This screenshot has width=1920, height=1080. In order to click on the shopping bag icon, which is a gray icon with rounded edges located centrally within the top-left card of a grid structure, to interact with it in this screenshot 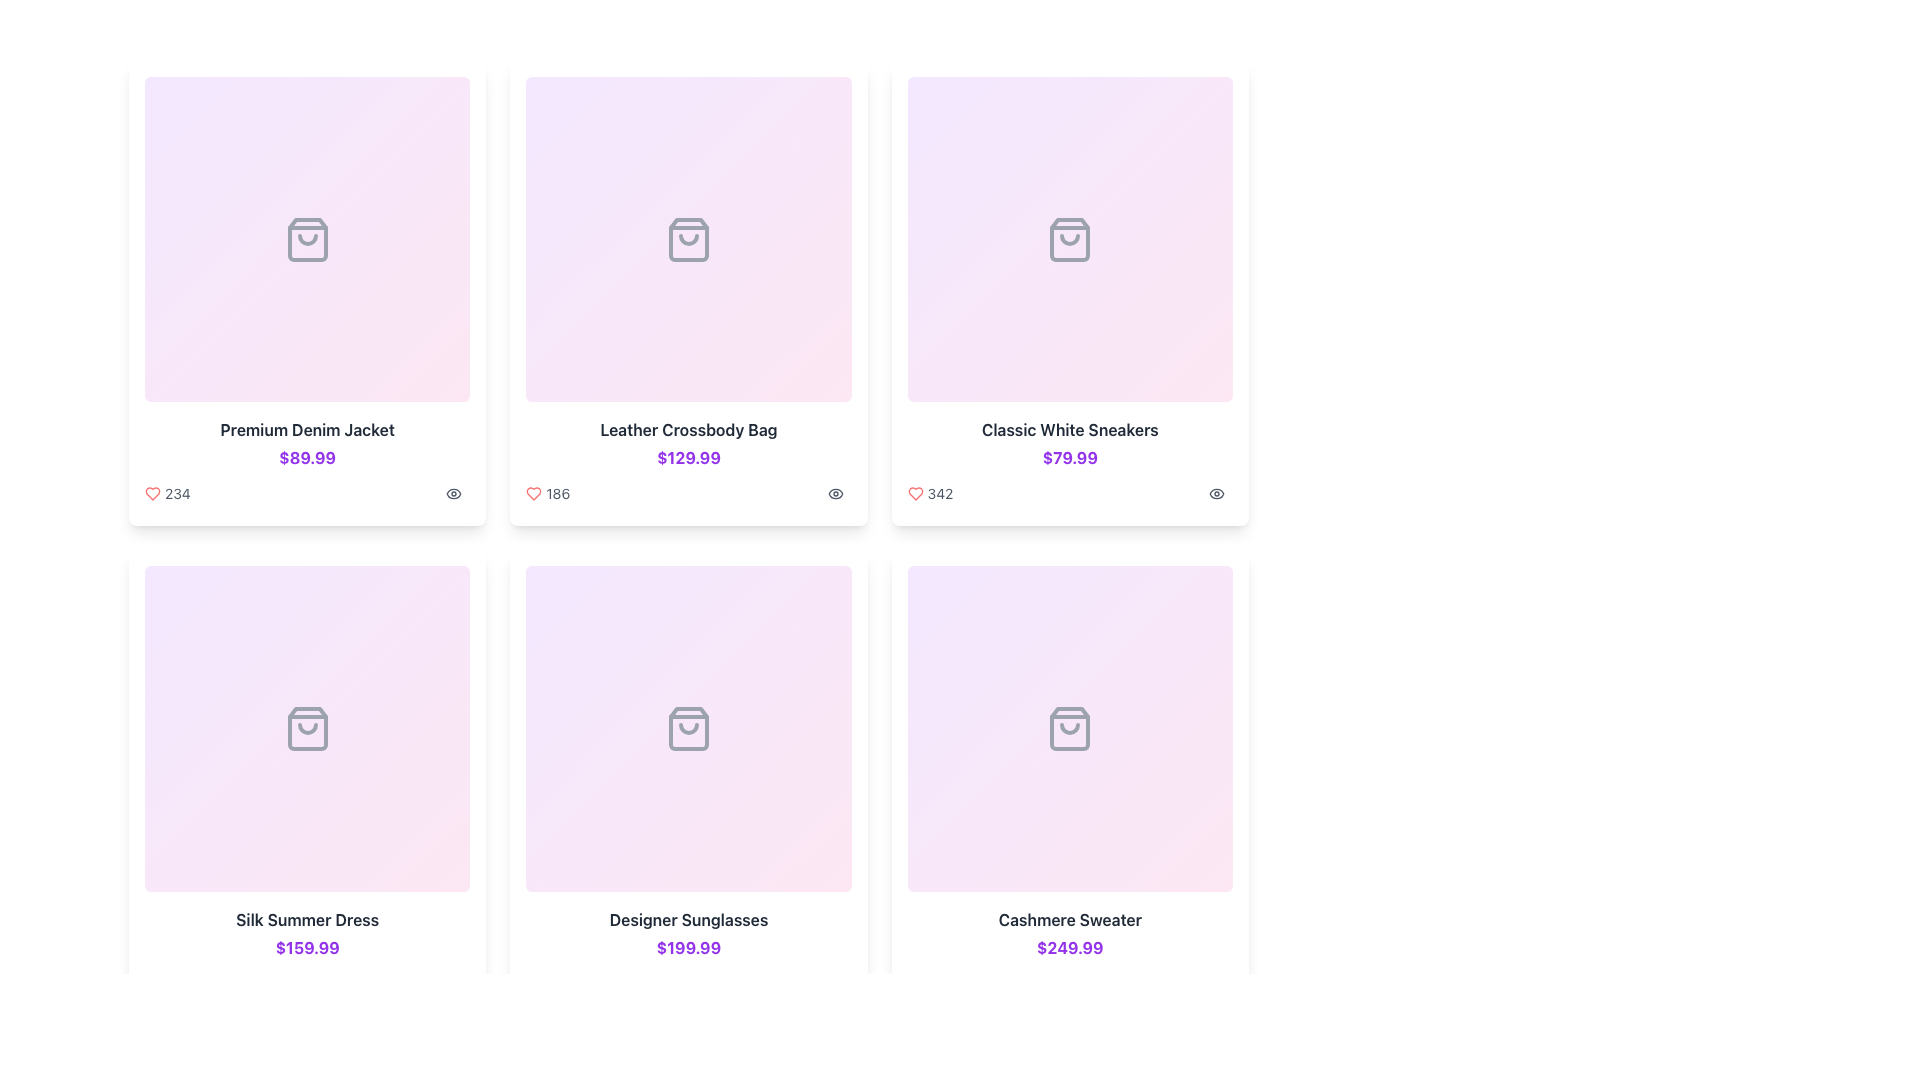, I will do `click(306, 238)`.